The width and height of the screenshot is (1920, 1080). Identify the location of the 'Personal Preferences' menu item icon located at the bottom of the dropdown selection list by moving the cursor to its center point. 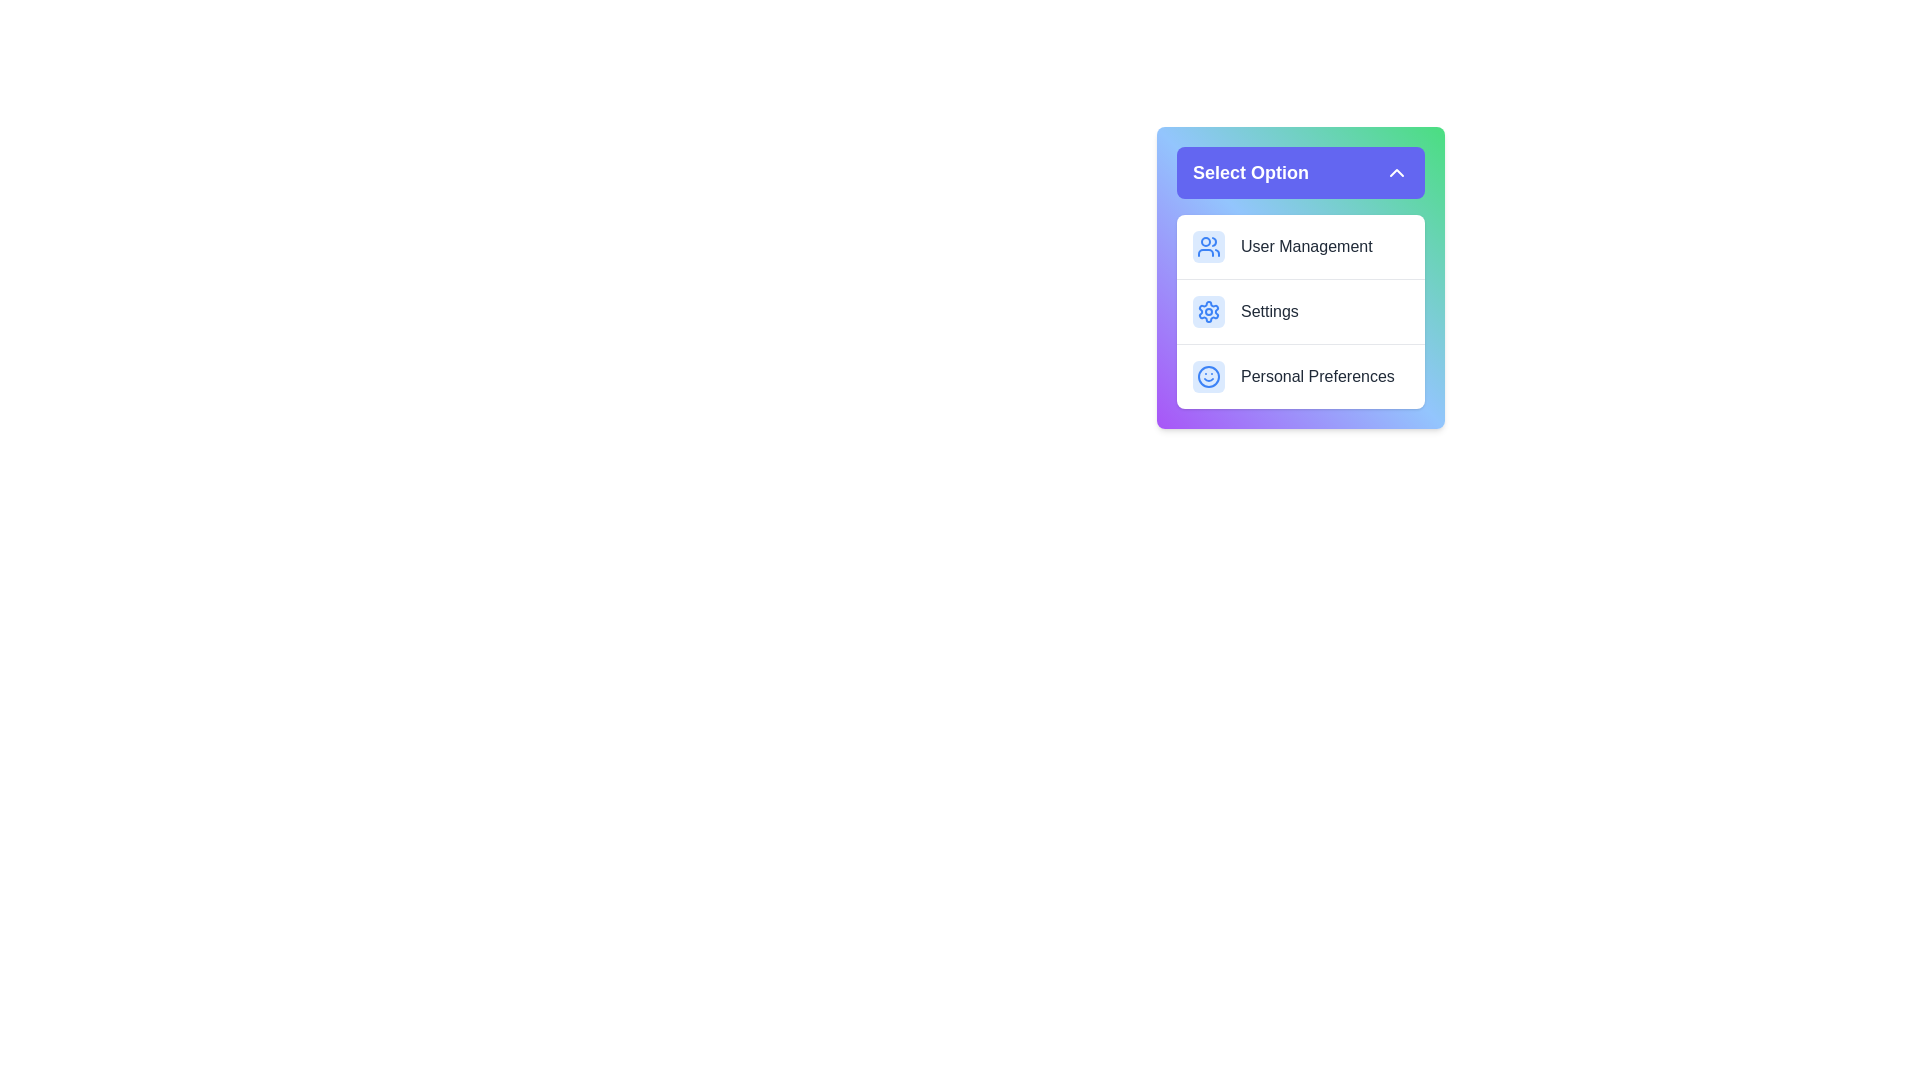
(1208, 377).